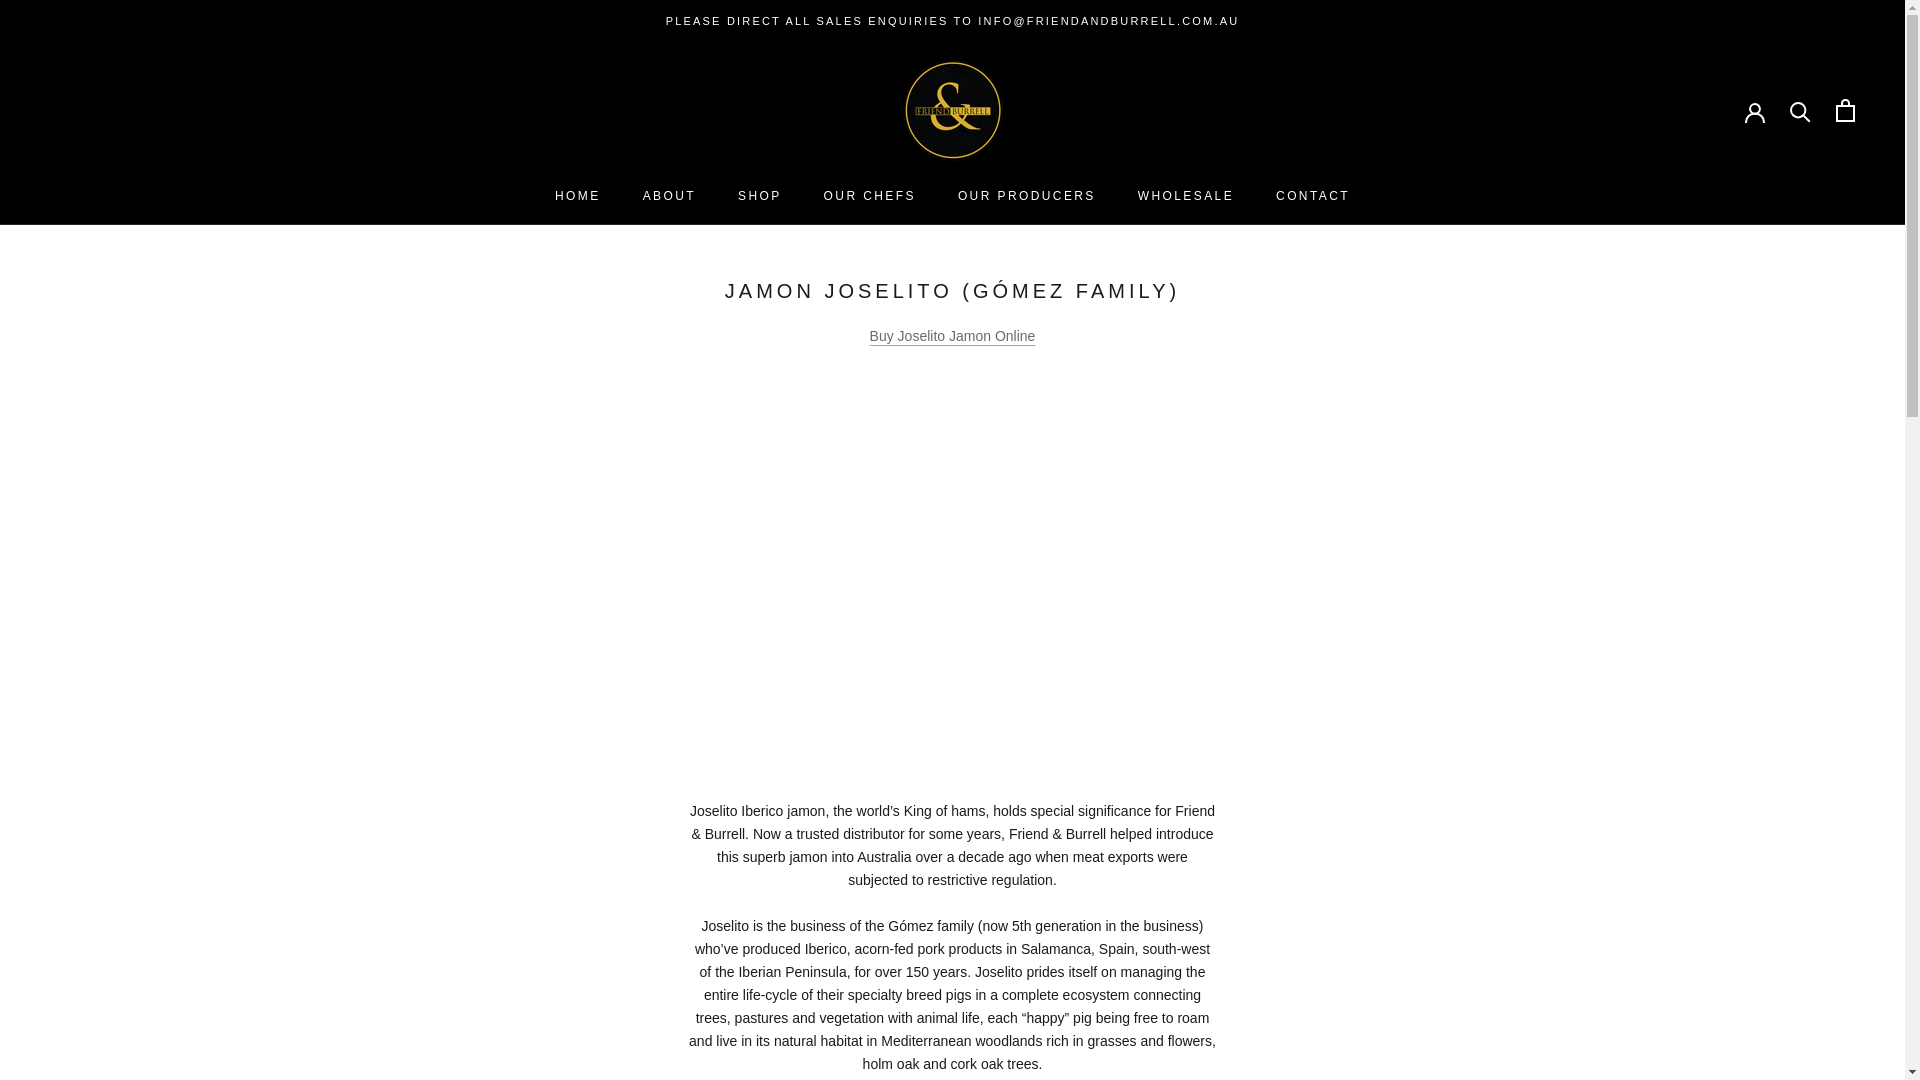 The image size is (1920, 1080). What do you see at coordinates (1185, 196) in the screenshot?
I see `'WHOLESALE` at bounding box center [1185, 196].